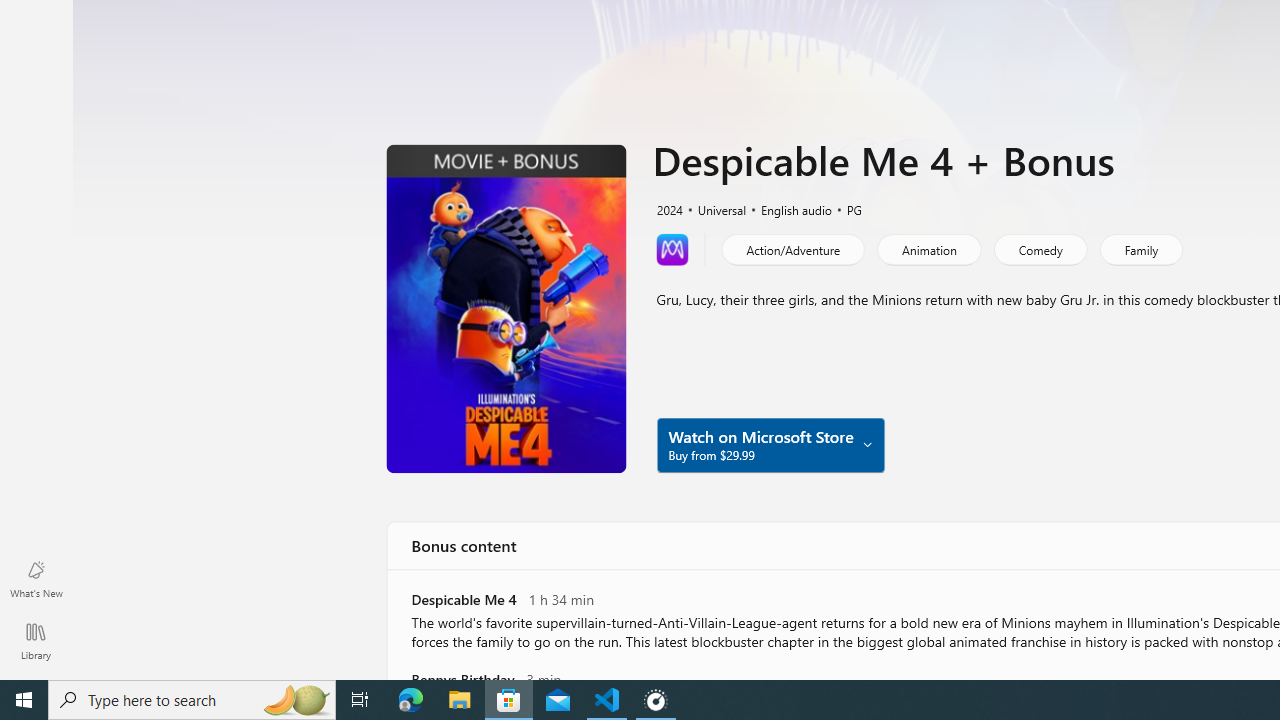  I want to click on 'Watch on Microsoft Store Buy from $29.99', so click(768, 443).